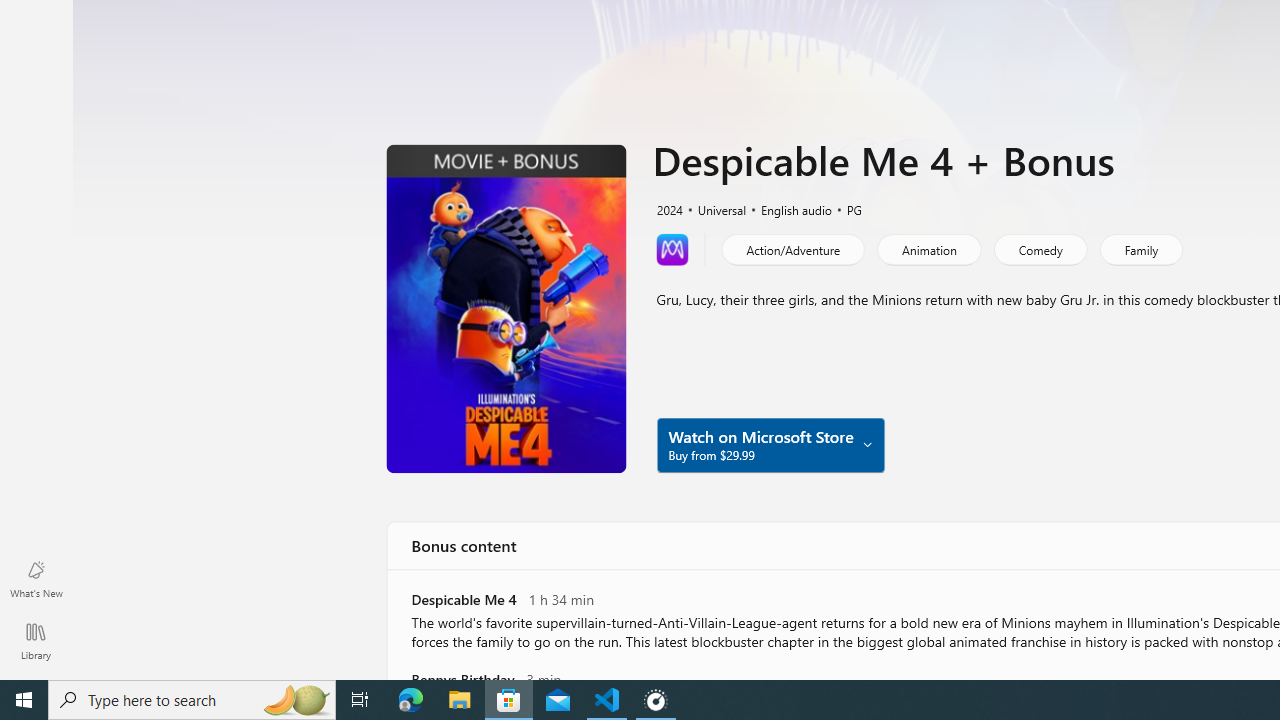  I want to click on 'Watch on Microsoft Store Buy from $29.99', so click(768, 443).